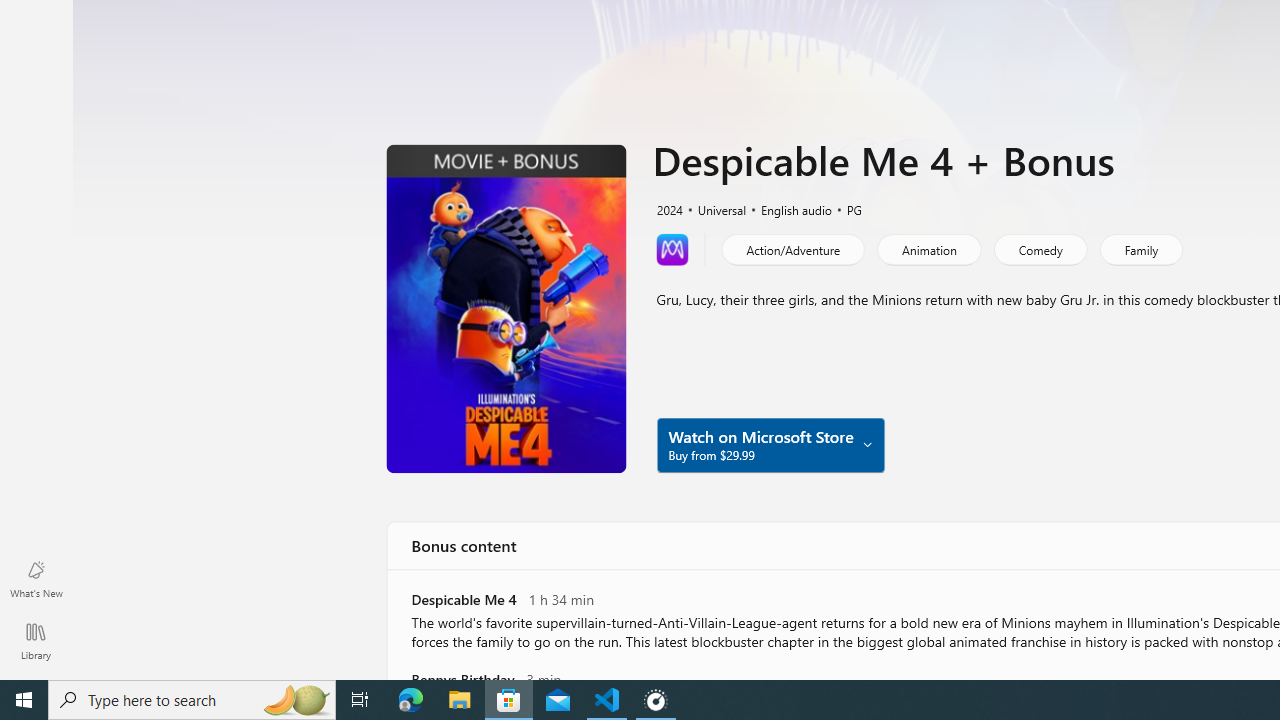  I want to click on 'Watch on Microsoft Store Buy from $29.99', so click(768, 443).